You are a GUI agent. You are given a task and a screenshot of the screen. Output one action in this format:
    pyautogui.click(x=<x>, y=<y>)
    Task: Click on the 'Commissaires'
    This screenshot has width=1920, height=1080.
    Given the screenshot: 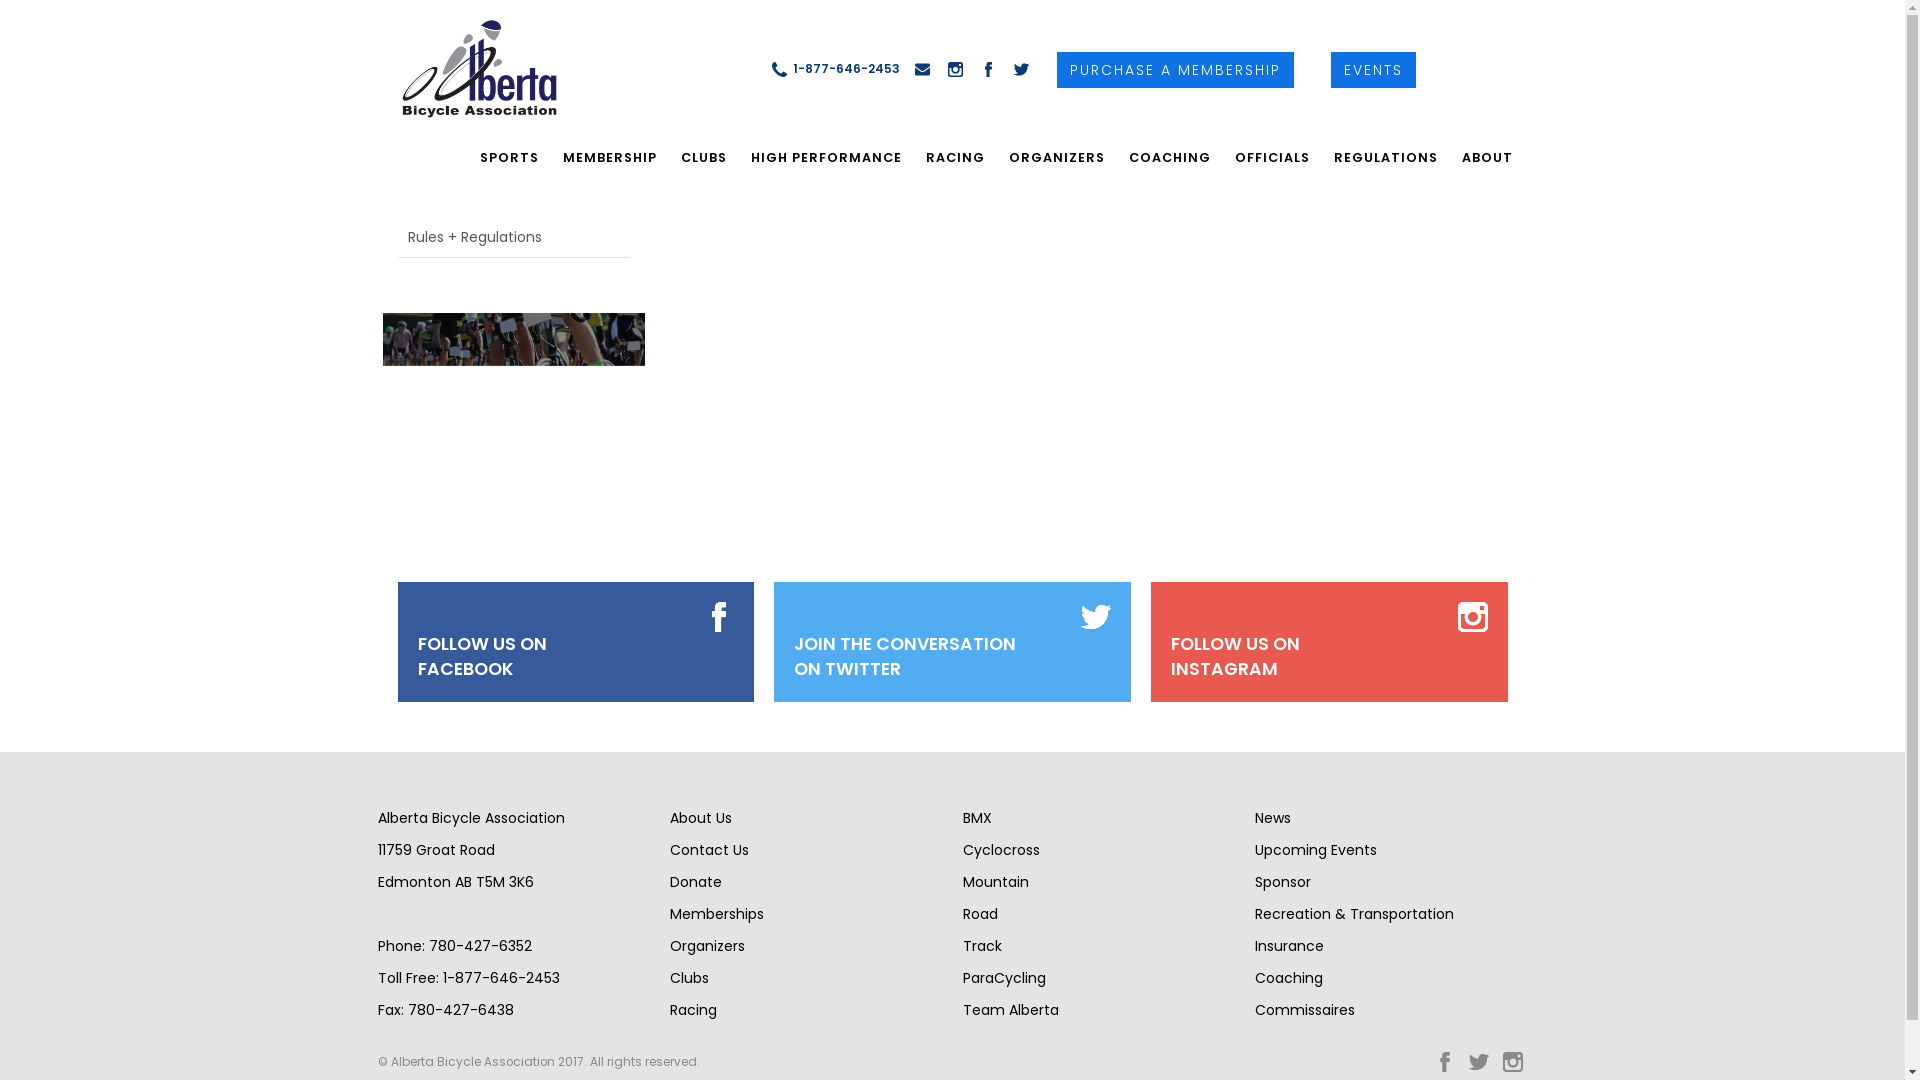 What is the action you would take?
    pyautogui.click(x=1305, y=1010)
    